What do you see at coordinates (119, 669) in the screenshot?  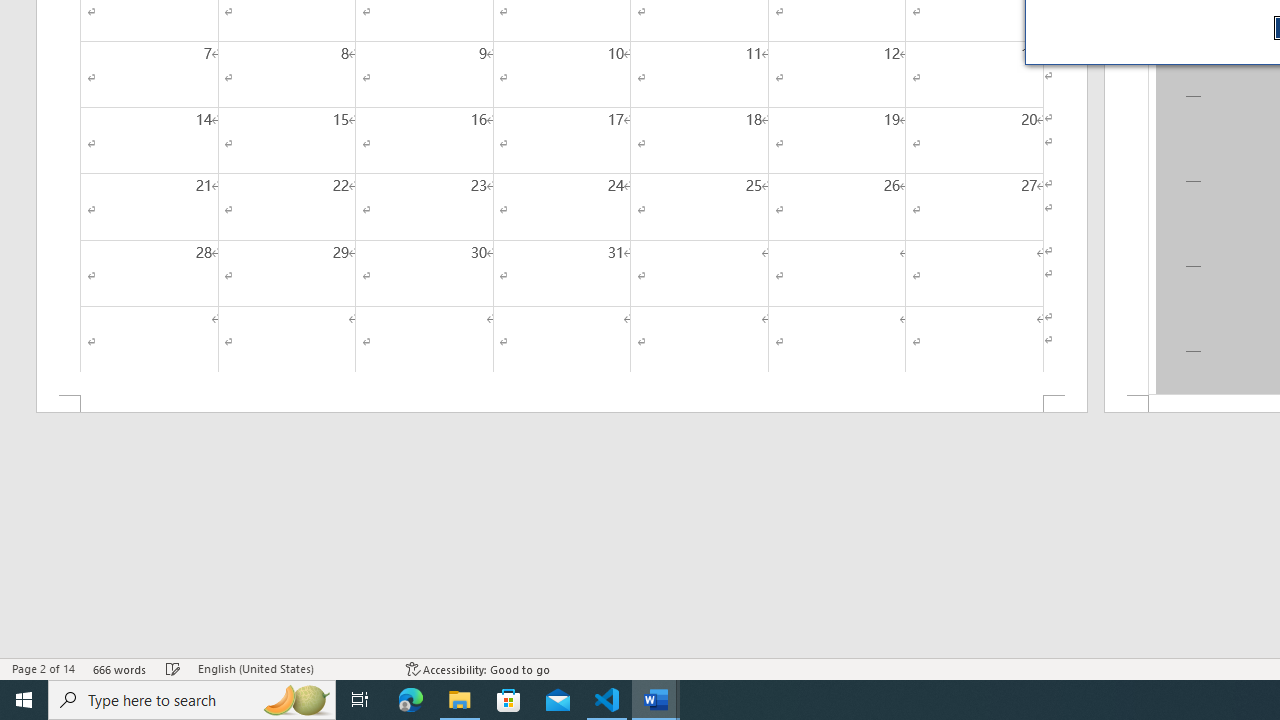 I see `'Word Count 666 words'` at bounding box center [119, 669].